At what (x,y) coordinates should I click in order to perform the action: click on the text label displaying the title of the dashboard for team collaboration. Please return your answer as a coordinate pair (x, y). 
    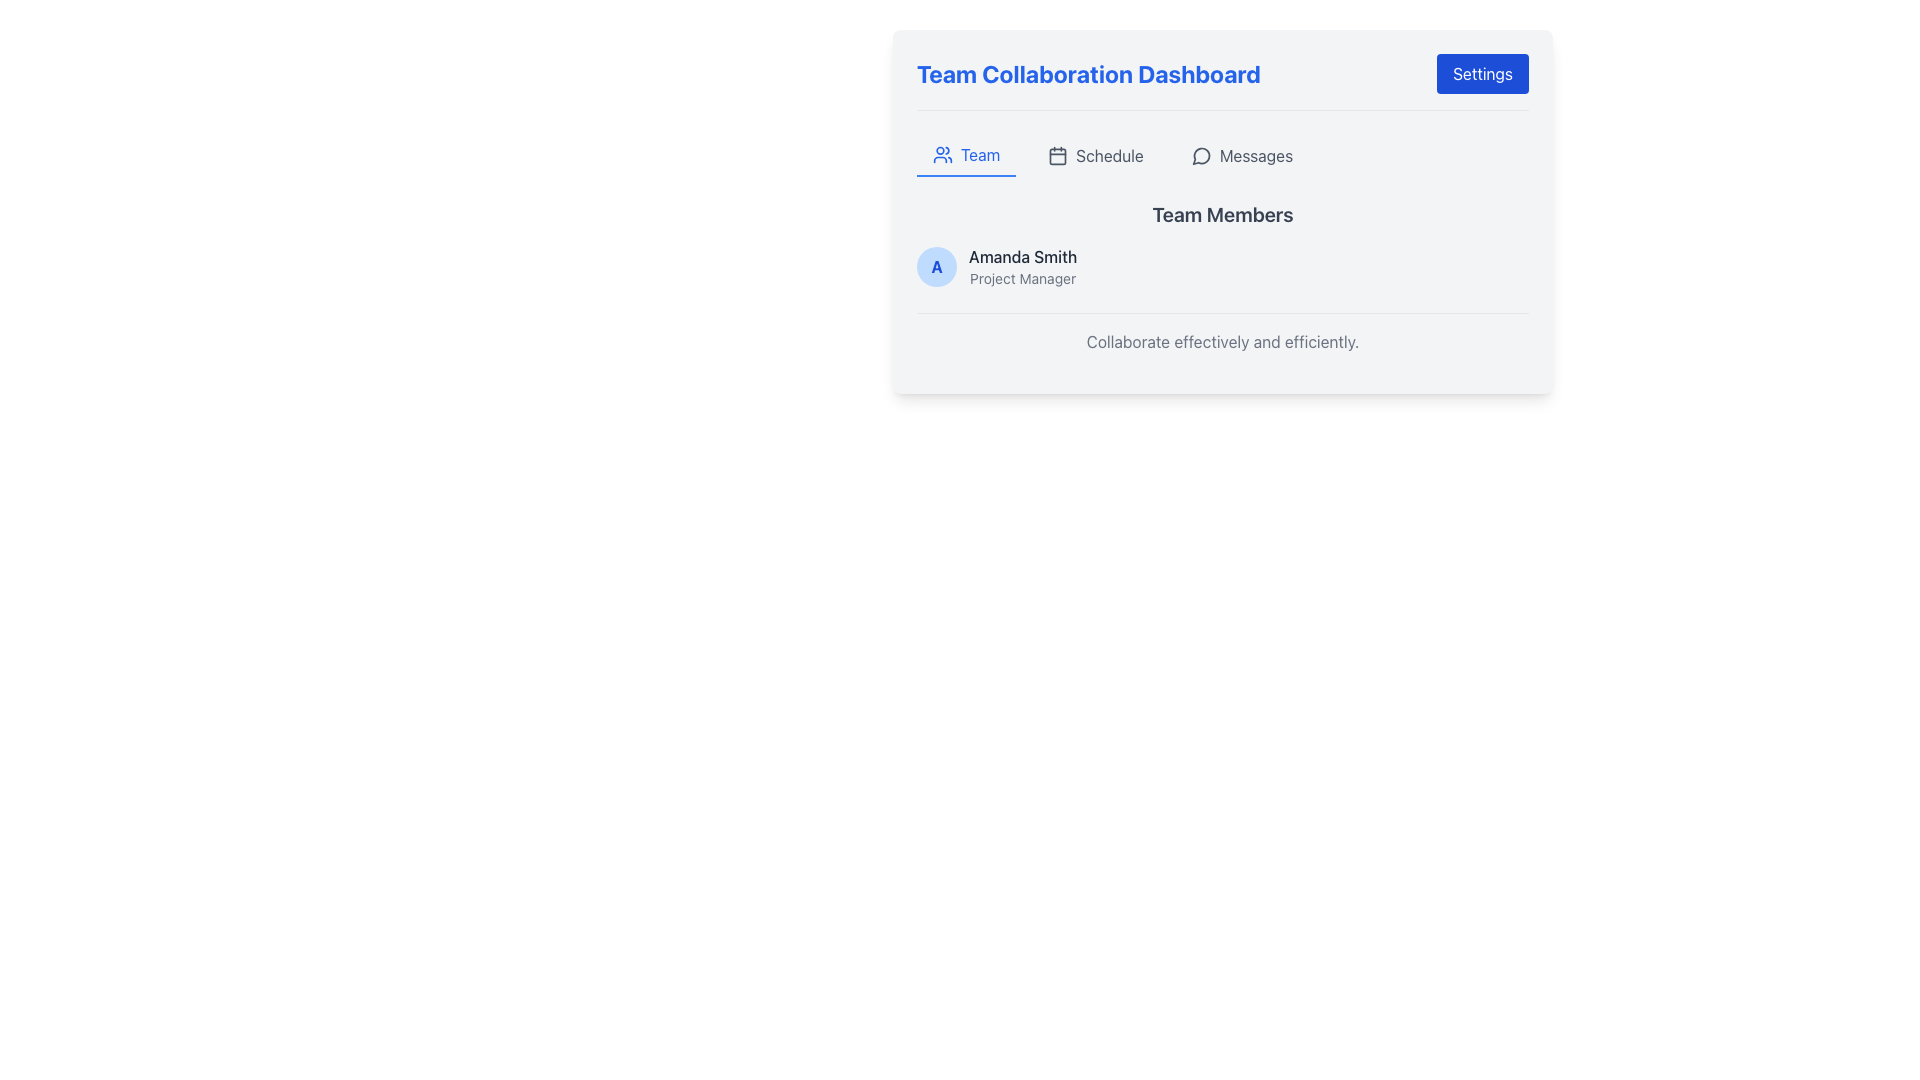
    Looking at the image, I should click on (1087, 72).